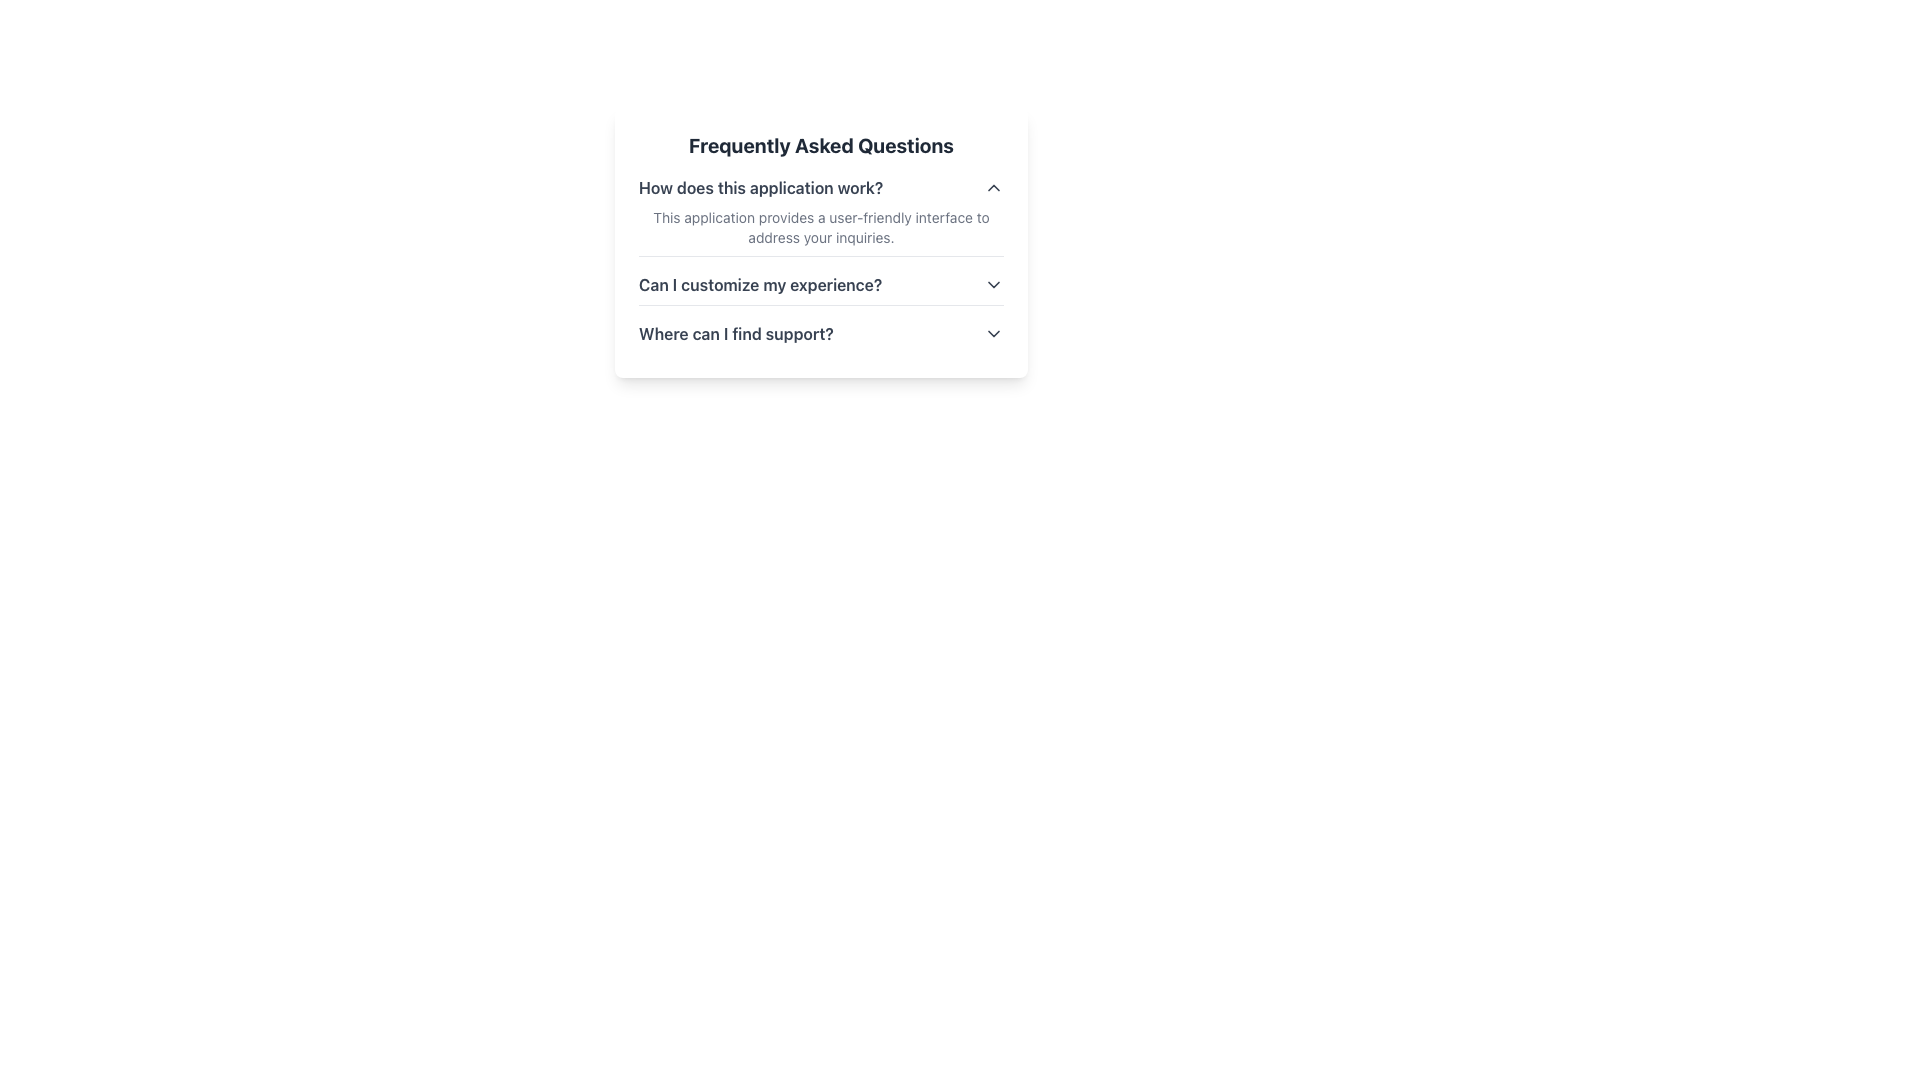 This screenshot has width=1920, height=1080. Describe the element at coordinates (821, 289) in the screenshot. I see `the Collapsible section header that asks 'Can I customize my experience?' to change its visual styling` at that location.